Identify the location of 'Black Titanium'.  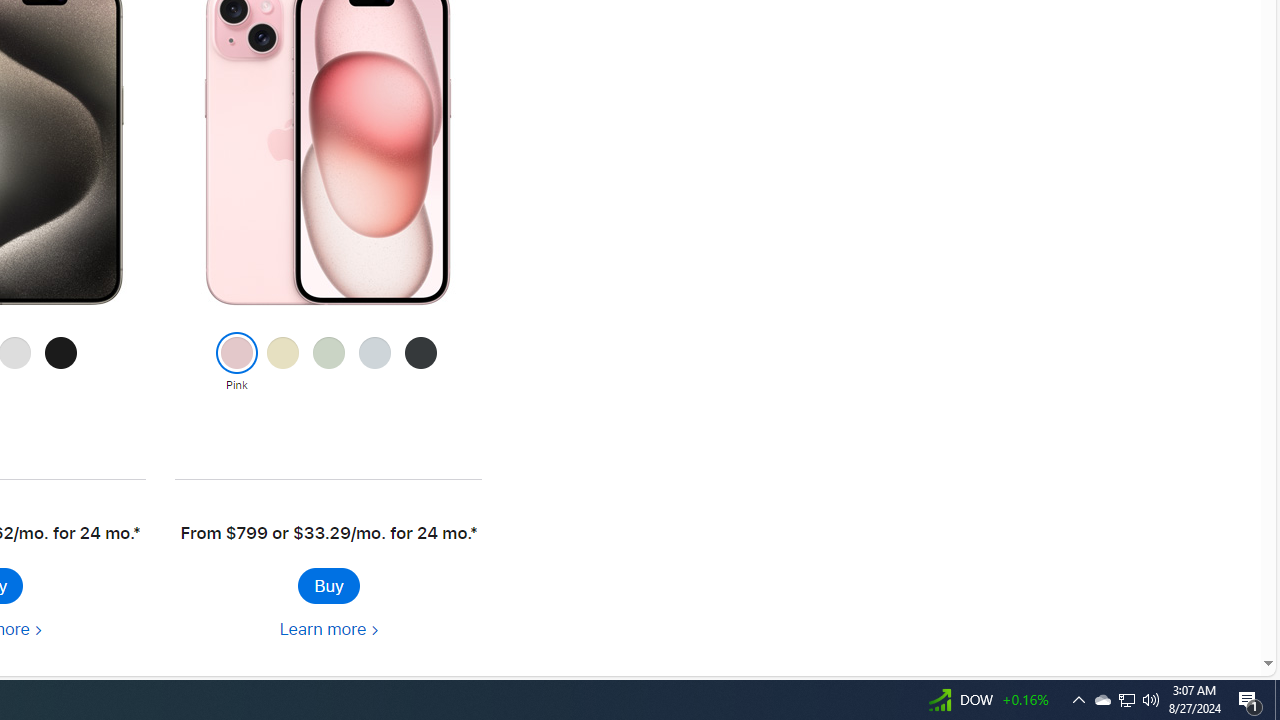
(61, 363).